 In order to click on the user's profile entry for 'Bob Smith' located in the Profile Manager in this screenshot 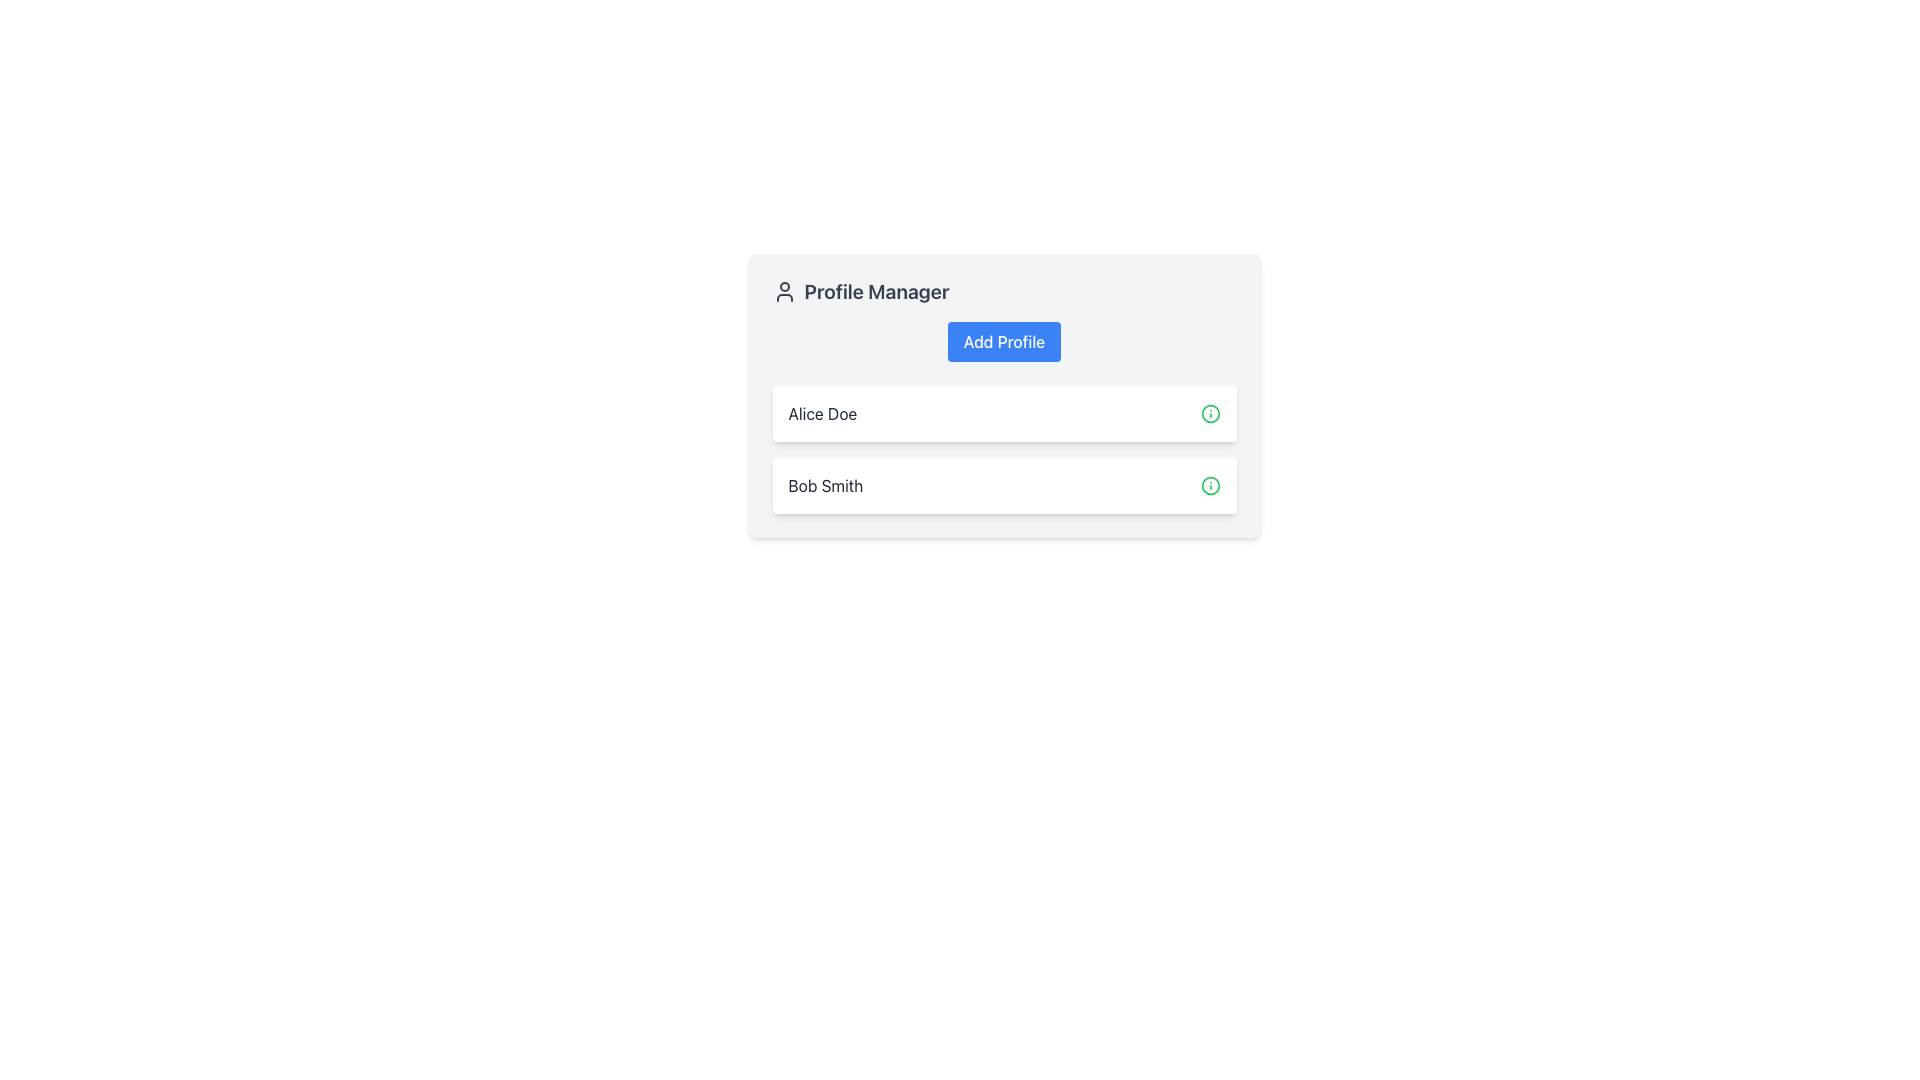, I will do `click(1004, 486)`.